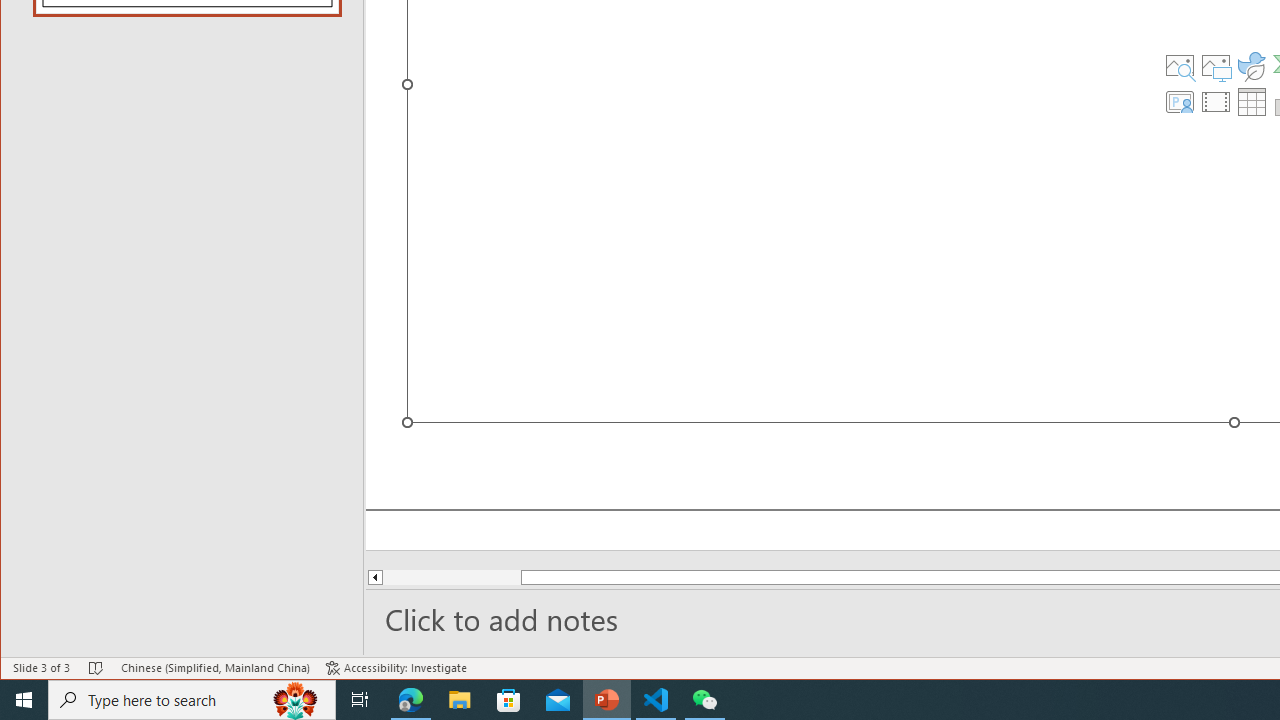 This screenshot has width=1280, height=720. What do you see at coordinates (24, 698) in the screenshot?
I see `'Start'` at bounding box center [24, 698].